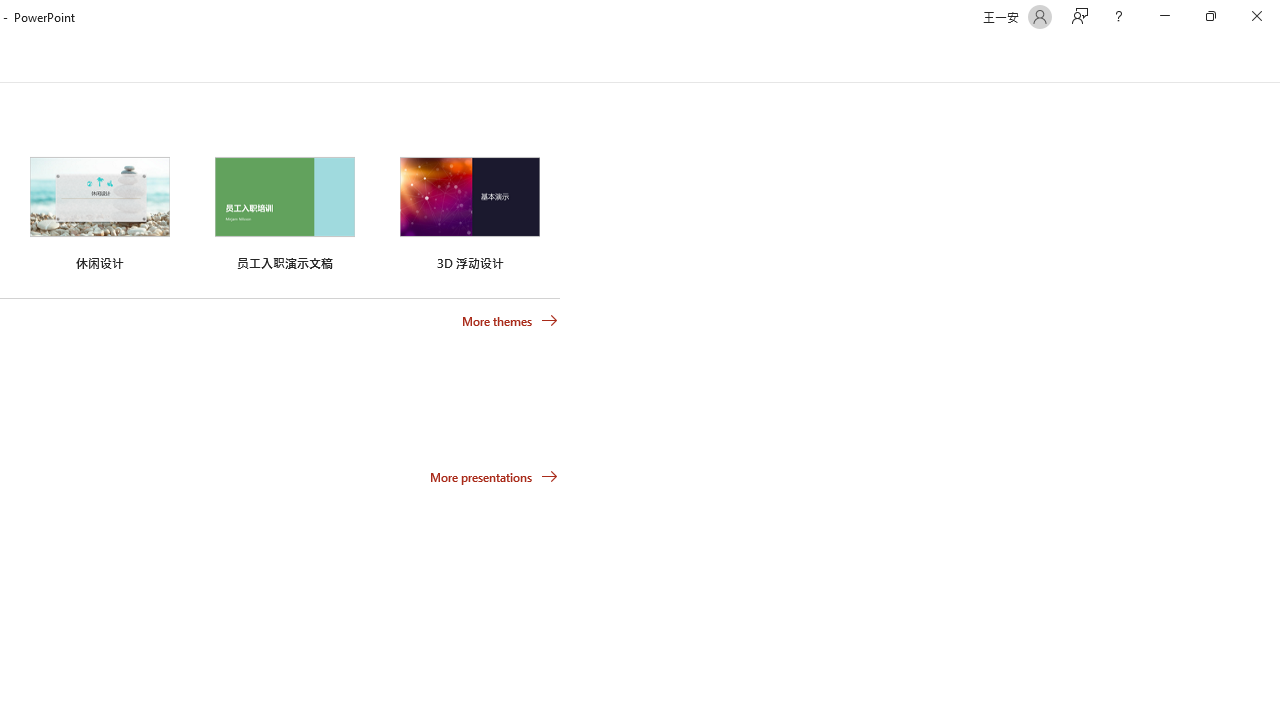 Image resolution: width=1280 pixels, height=720 pixels. I want to click on 'More themes', so click(510, 320).